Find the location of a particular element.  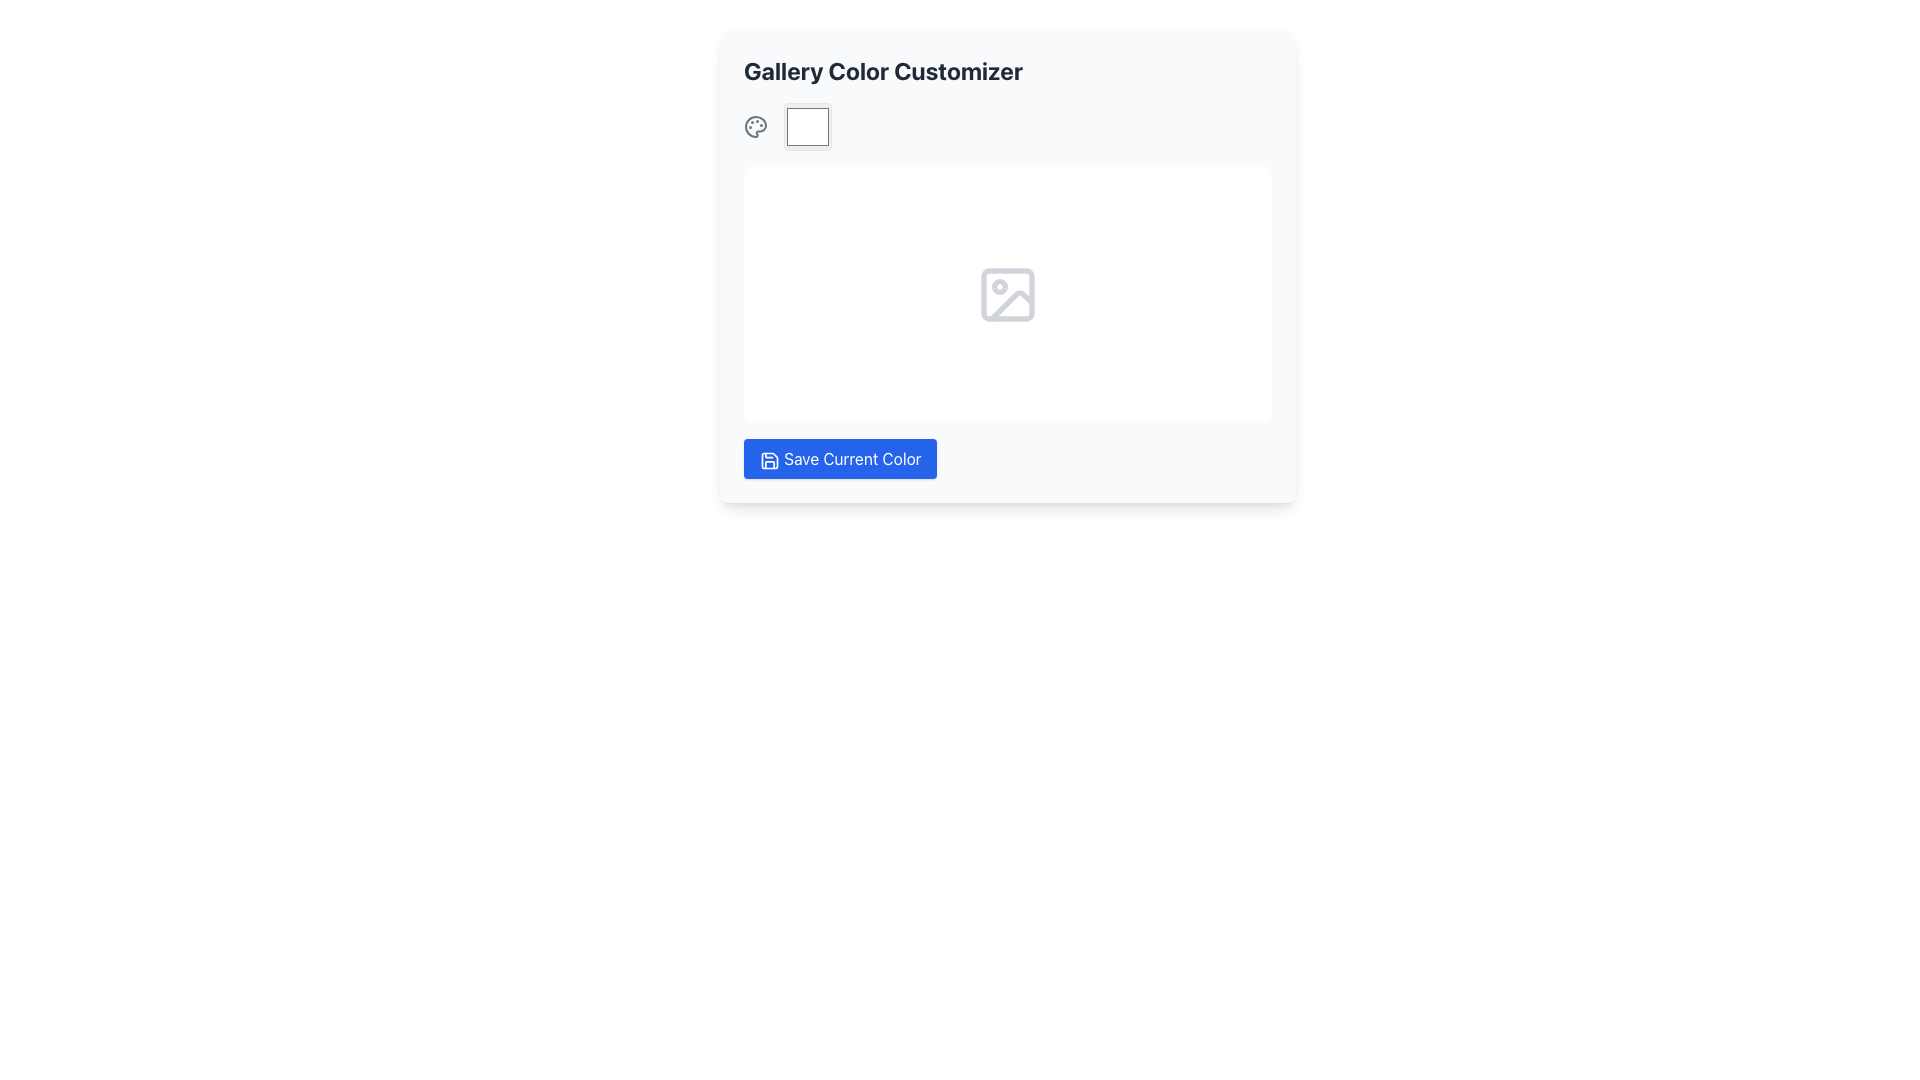

the gray icon with a stylized image outline and a circular element in the top left, located in the 'Gallery Color Customizer' section above the 'Save Current Color' button is located at coordinates (1008, 294).